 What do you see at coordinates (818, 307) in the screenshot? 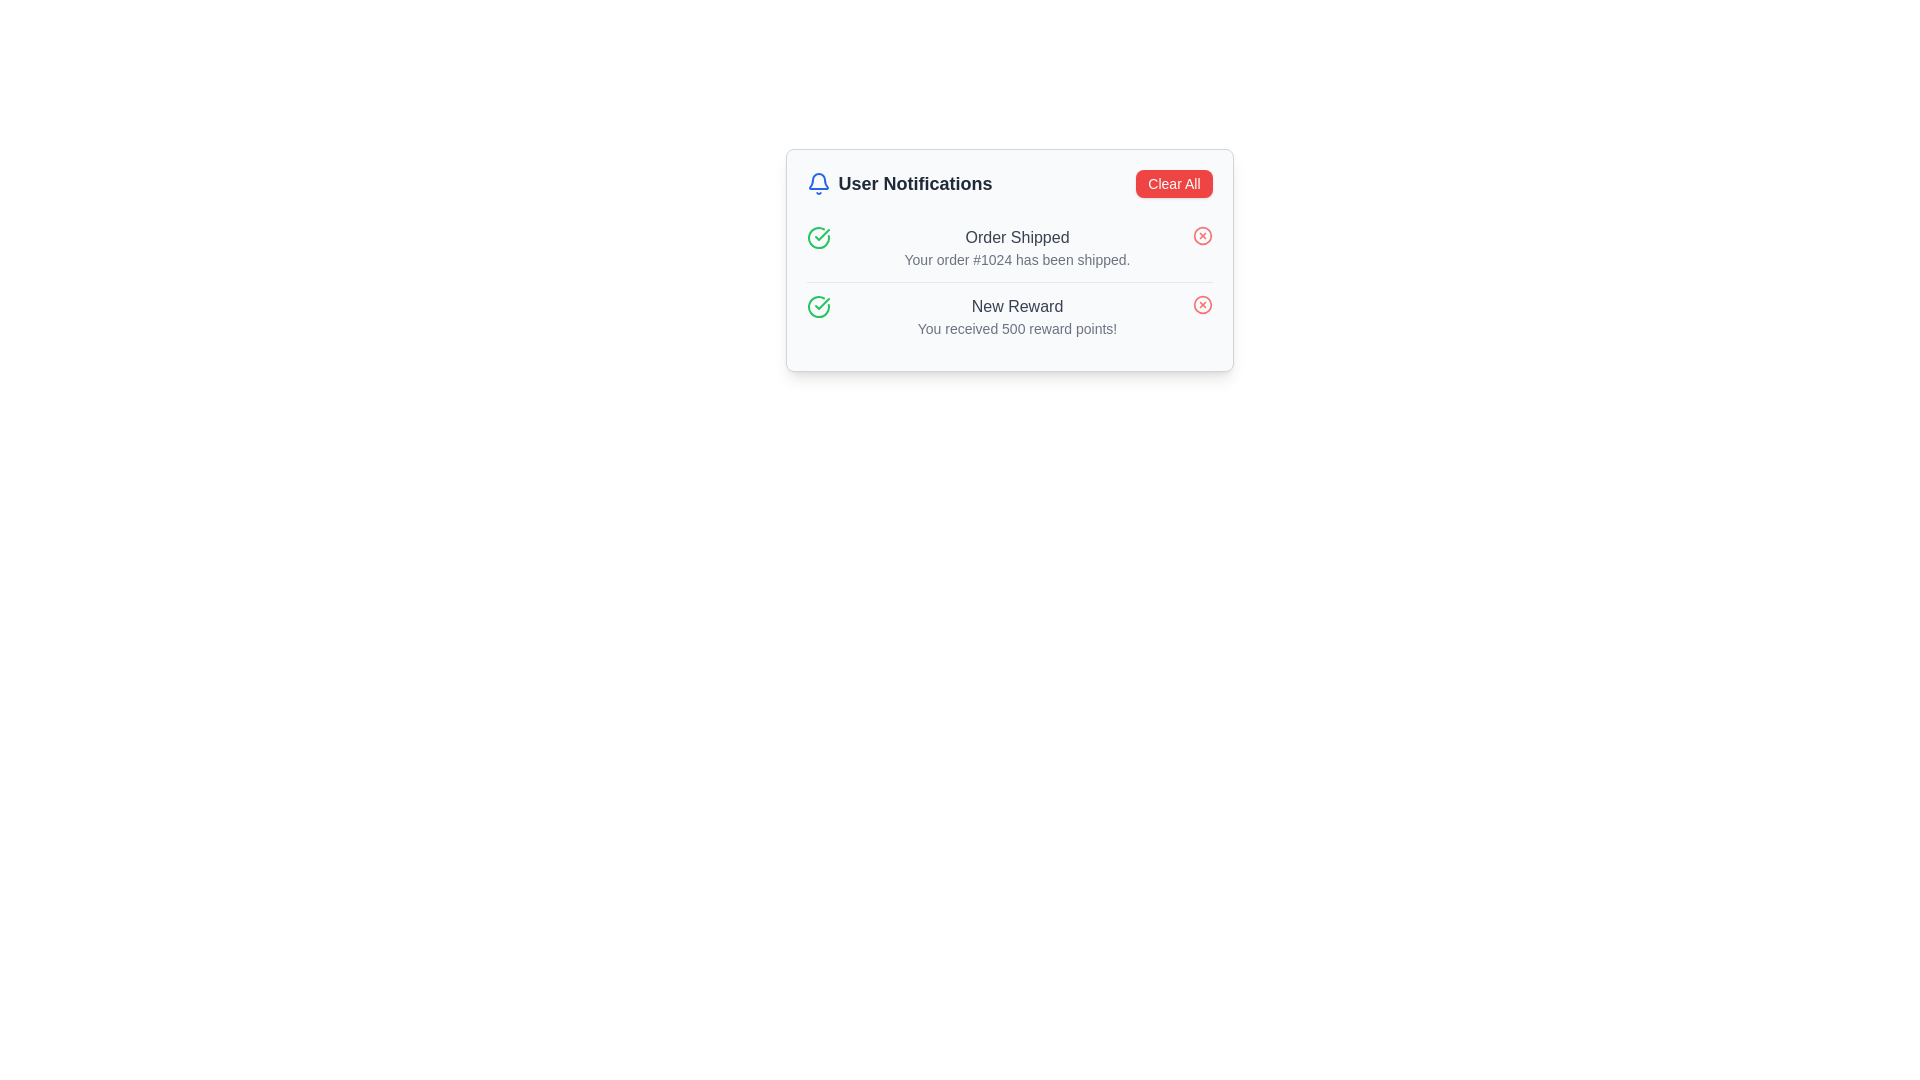
I see `the icon representing a successful status for the 'New Reward' notification, located to the left of the corresponding text` at bounding box center [818, 307].